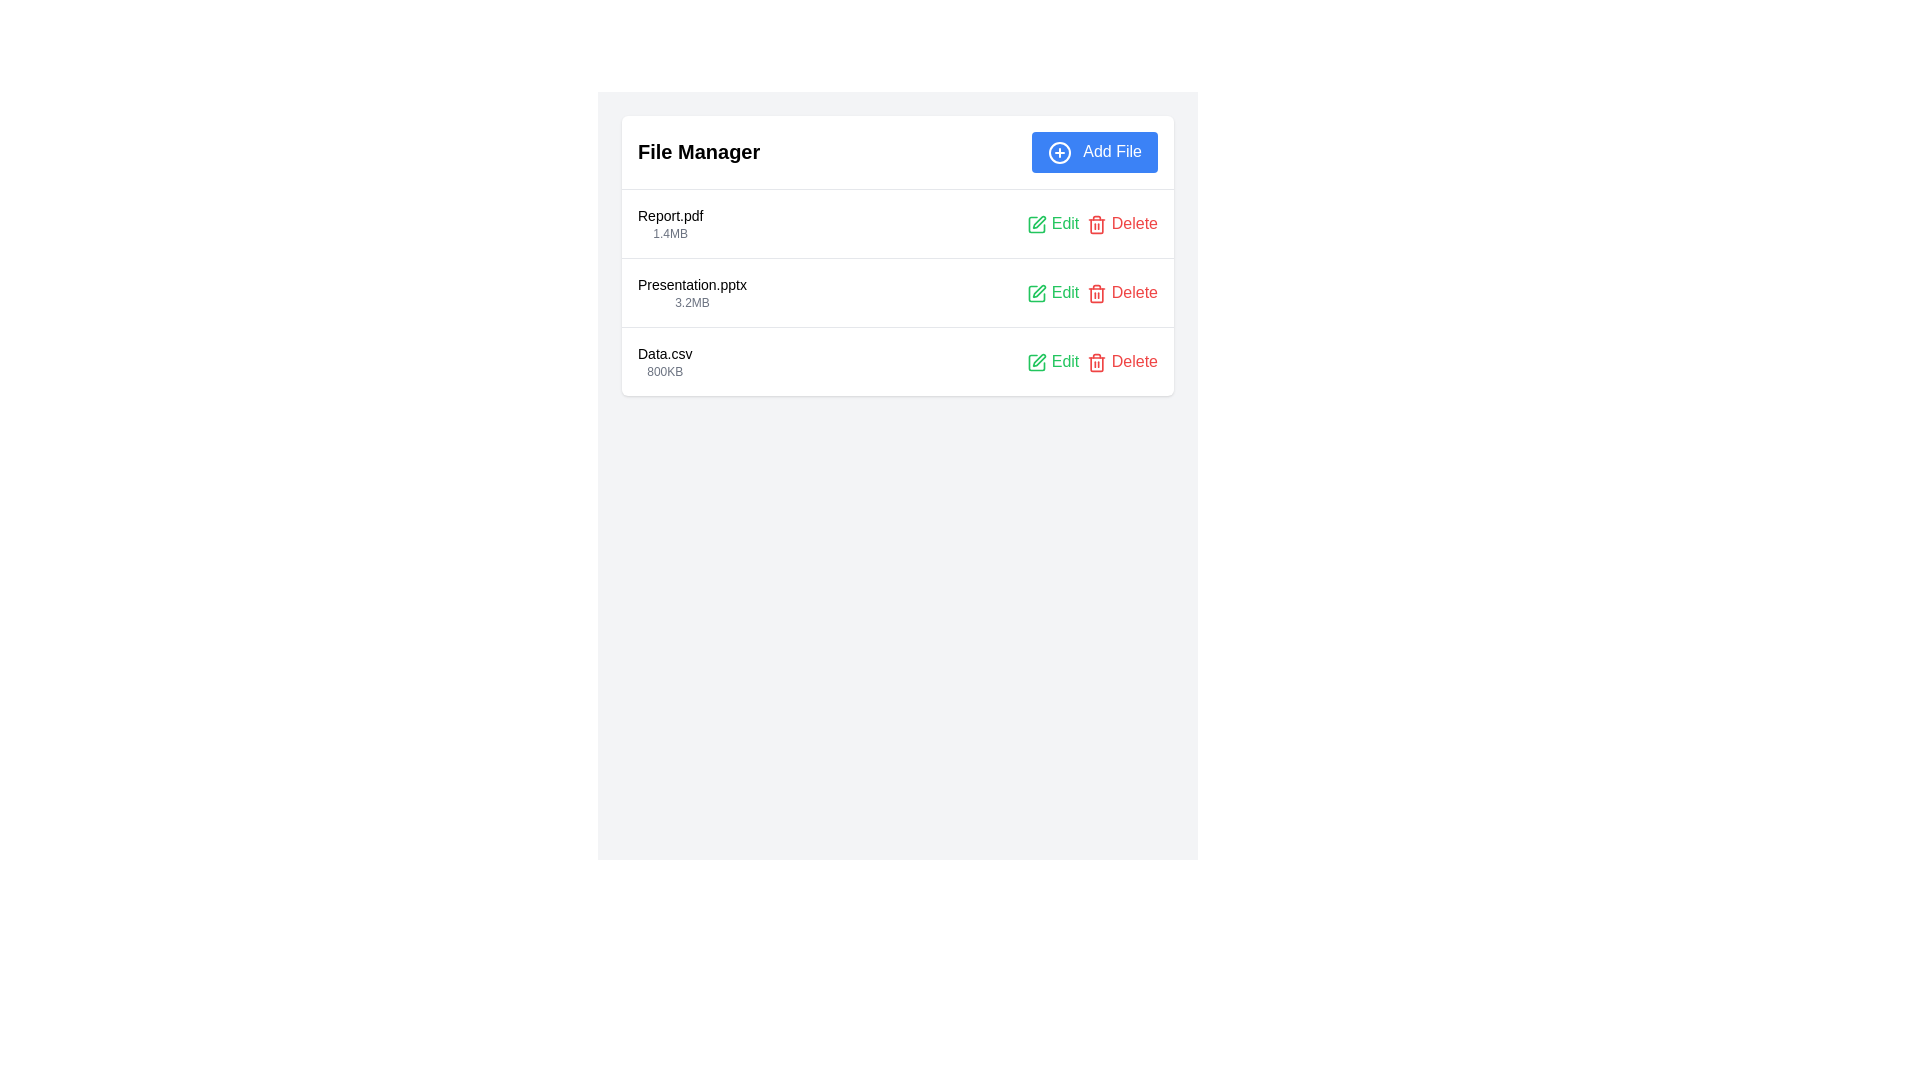 Image resolution: width=1920 pixels, height=1080 pixels. Describe the element at coordinates (670, 232) in the screenshot. I see `the static text label displaying '1.4MB', which is positioned below the 'Report.pdf' text in the file listing interface` at that location.